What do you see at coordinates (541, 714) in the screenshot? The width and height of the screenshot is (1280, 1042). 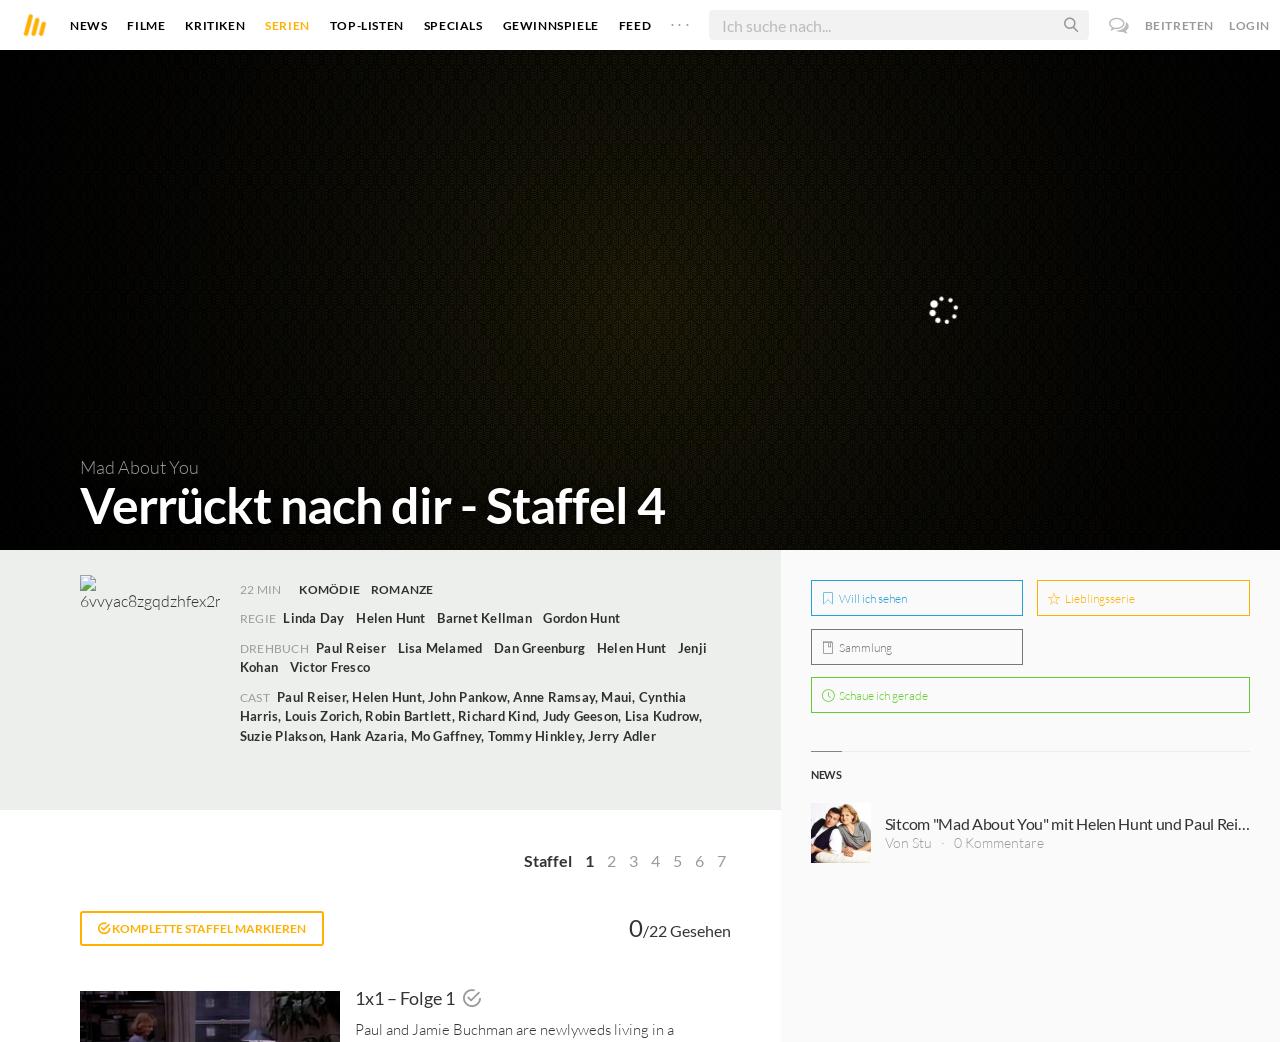 I see `'Judy Geeson'` at bounding box center [541, 714].